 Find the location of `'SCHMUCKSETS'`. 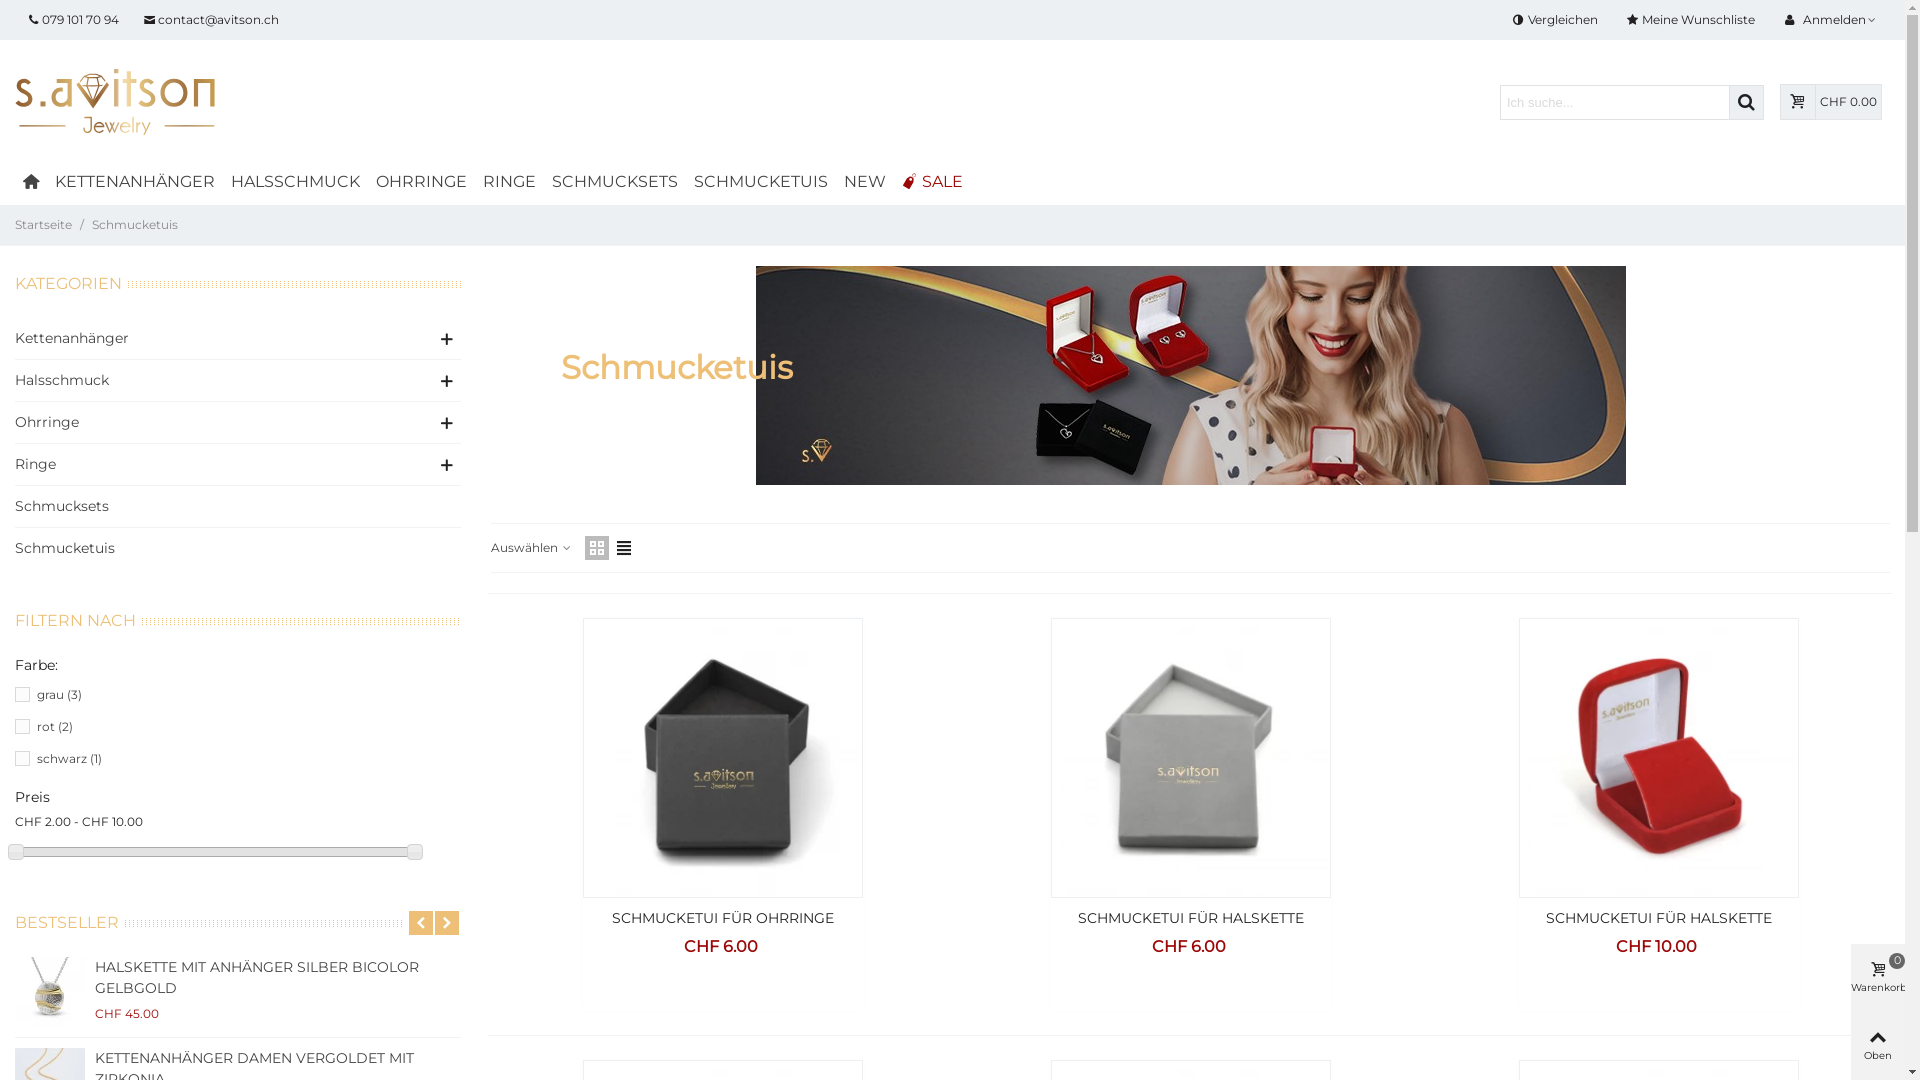

'SCHMUCKSETS' is located at coordinates (613, 181).